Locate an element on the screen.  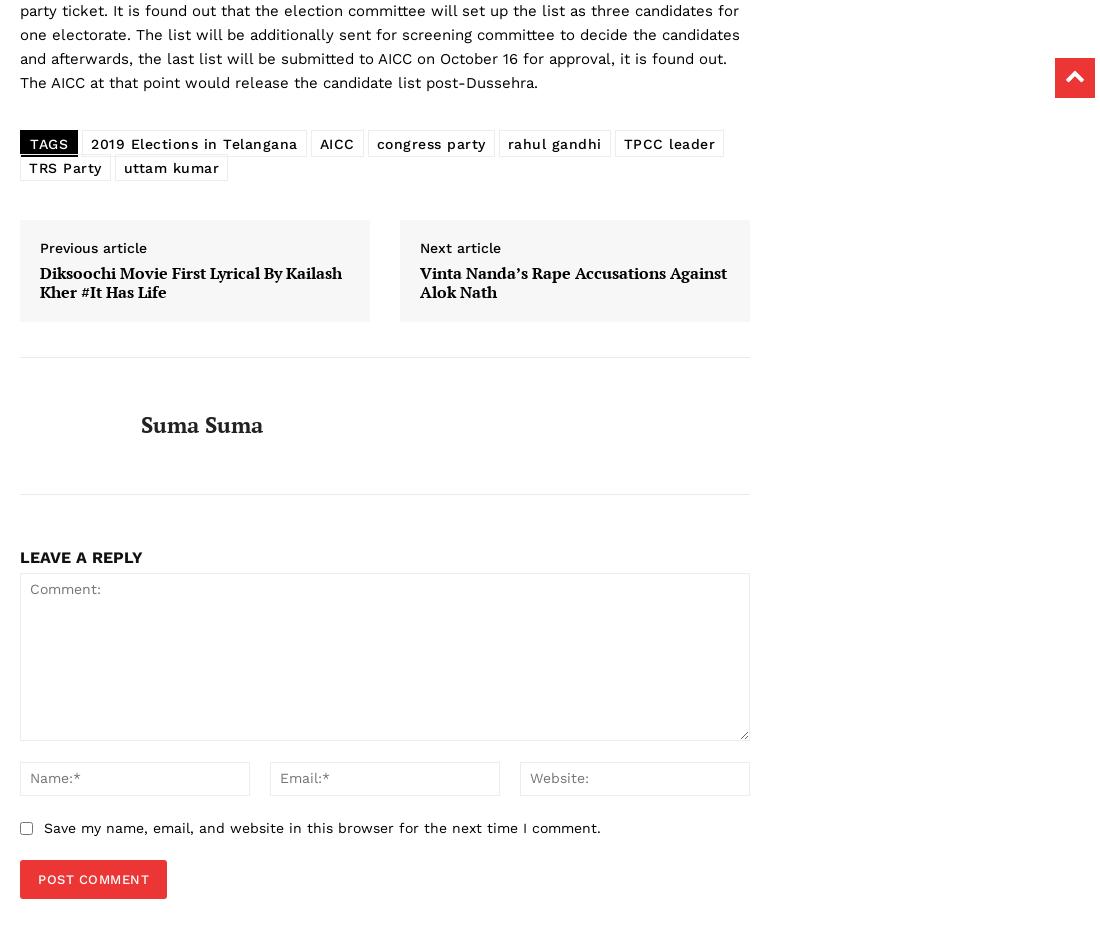
'suma suma' is located at coordinates (200, 424).